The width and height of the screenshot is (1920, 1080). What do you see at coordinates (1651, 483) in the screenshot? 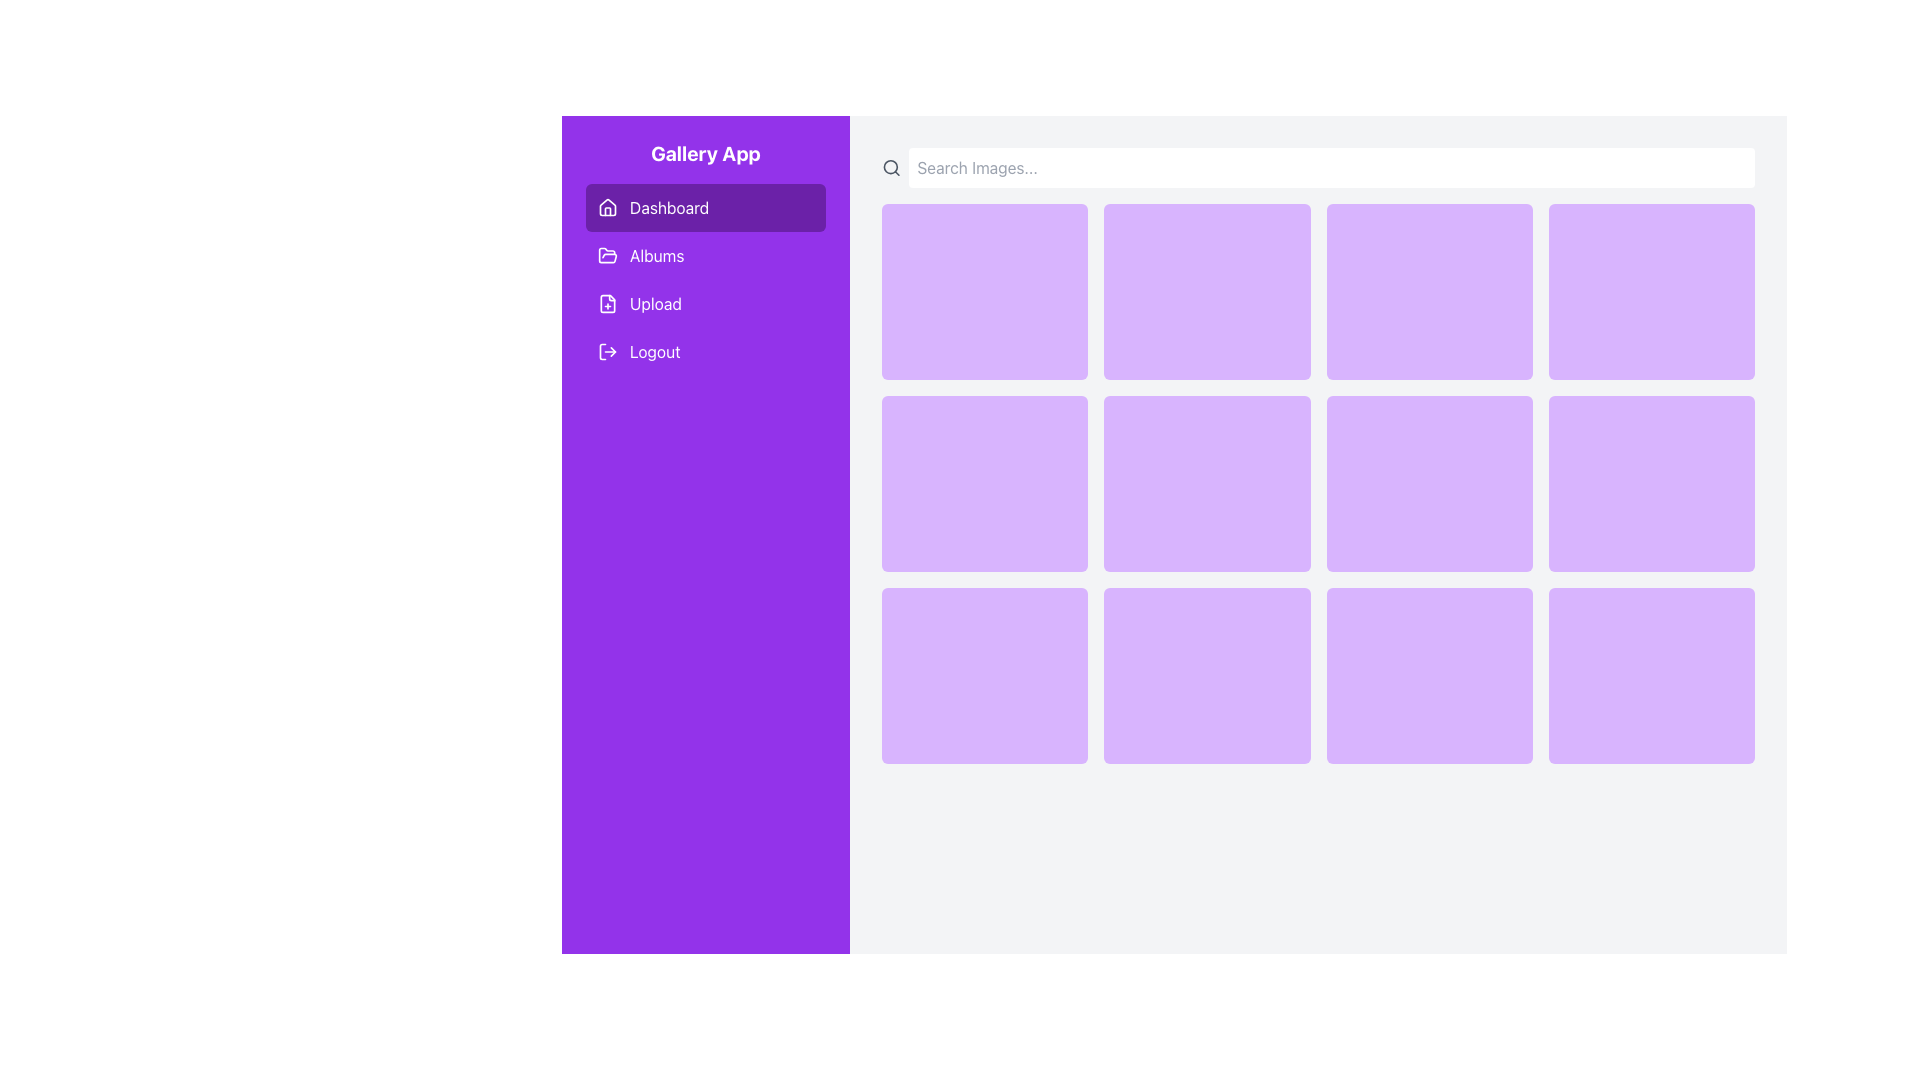
I see `the Grid Item card located in the fourth column of the second row with a light purple background that changes color on hover` at bounding box center [1651, 483].